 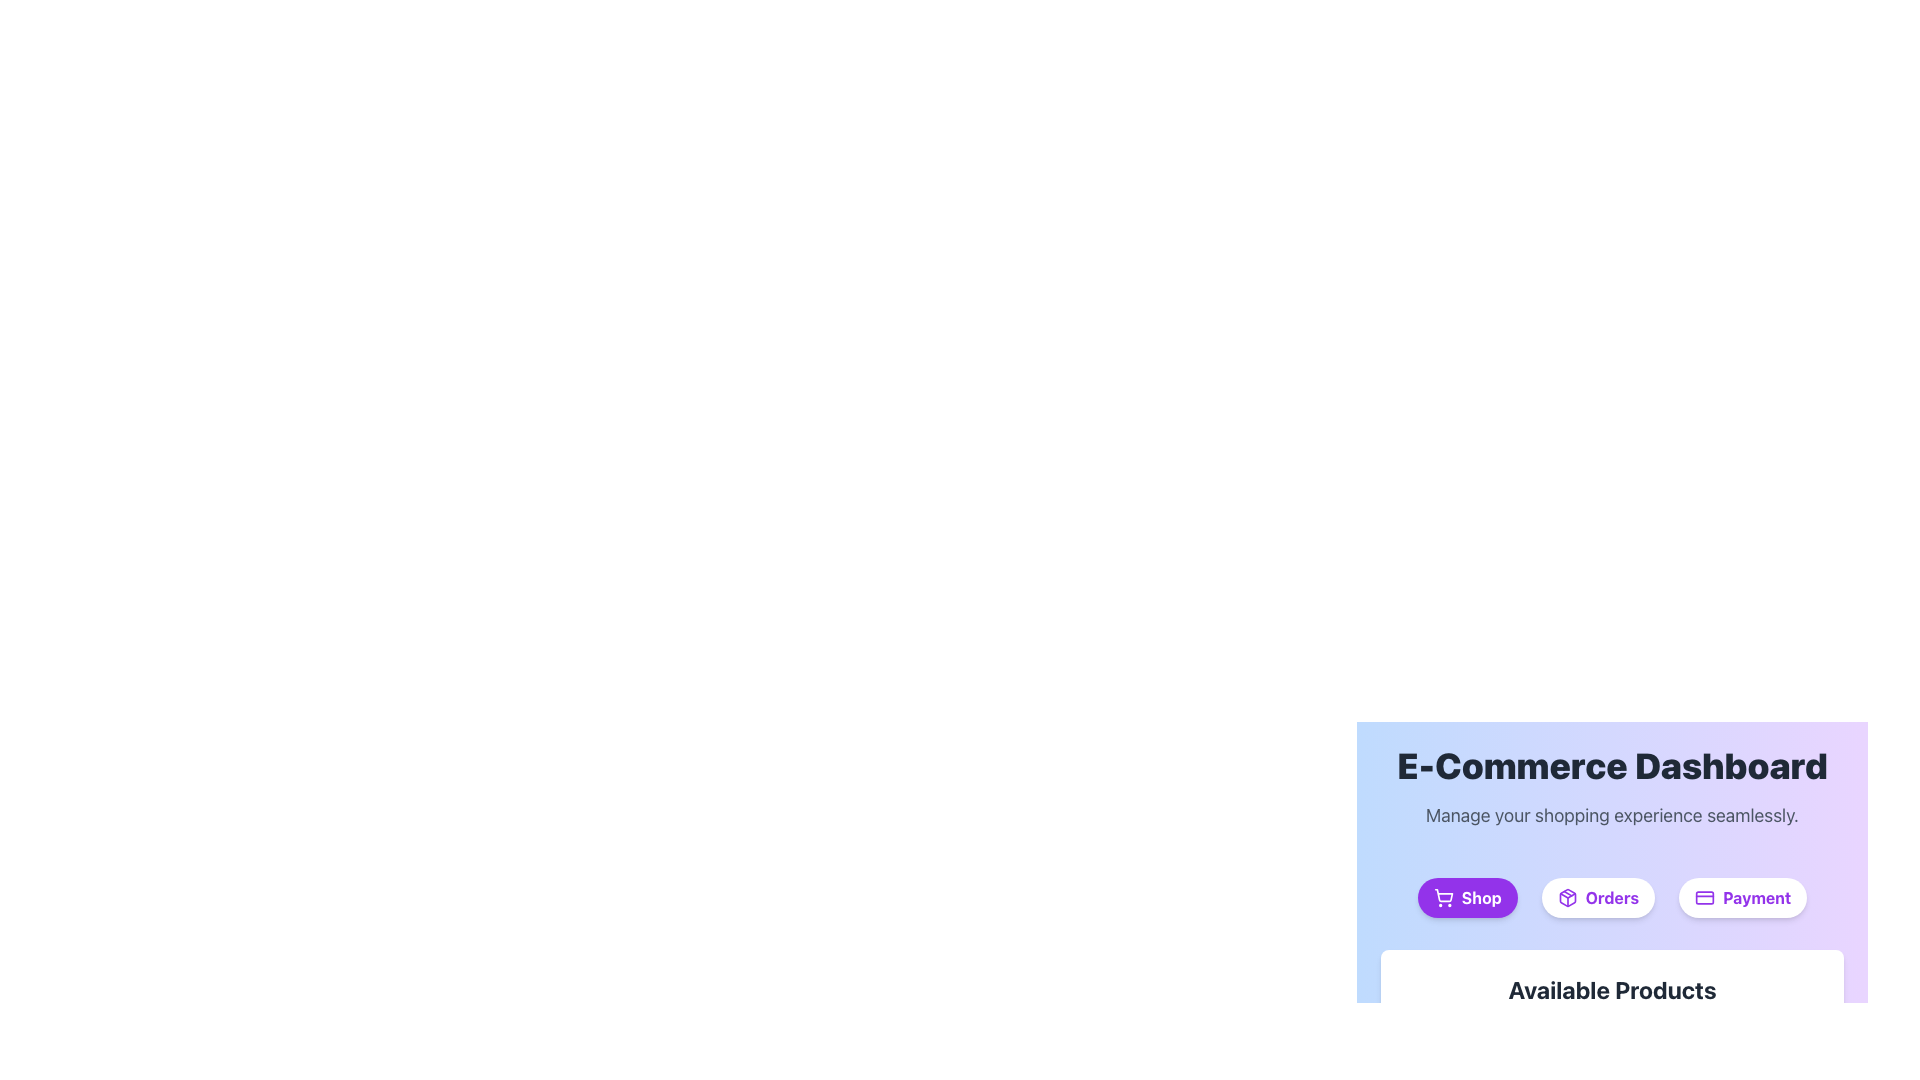 What do you see at coordinates (1703, 897) in the screenshot?
I see `the credit card body icon element, which is an SVG graphic positioned at the bottom-right part of the main interface` at bounding box center [1703, 897].